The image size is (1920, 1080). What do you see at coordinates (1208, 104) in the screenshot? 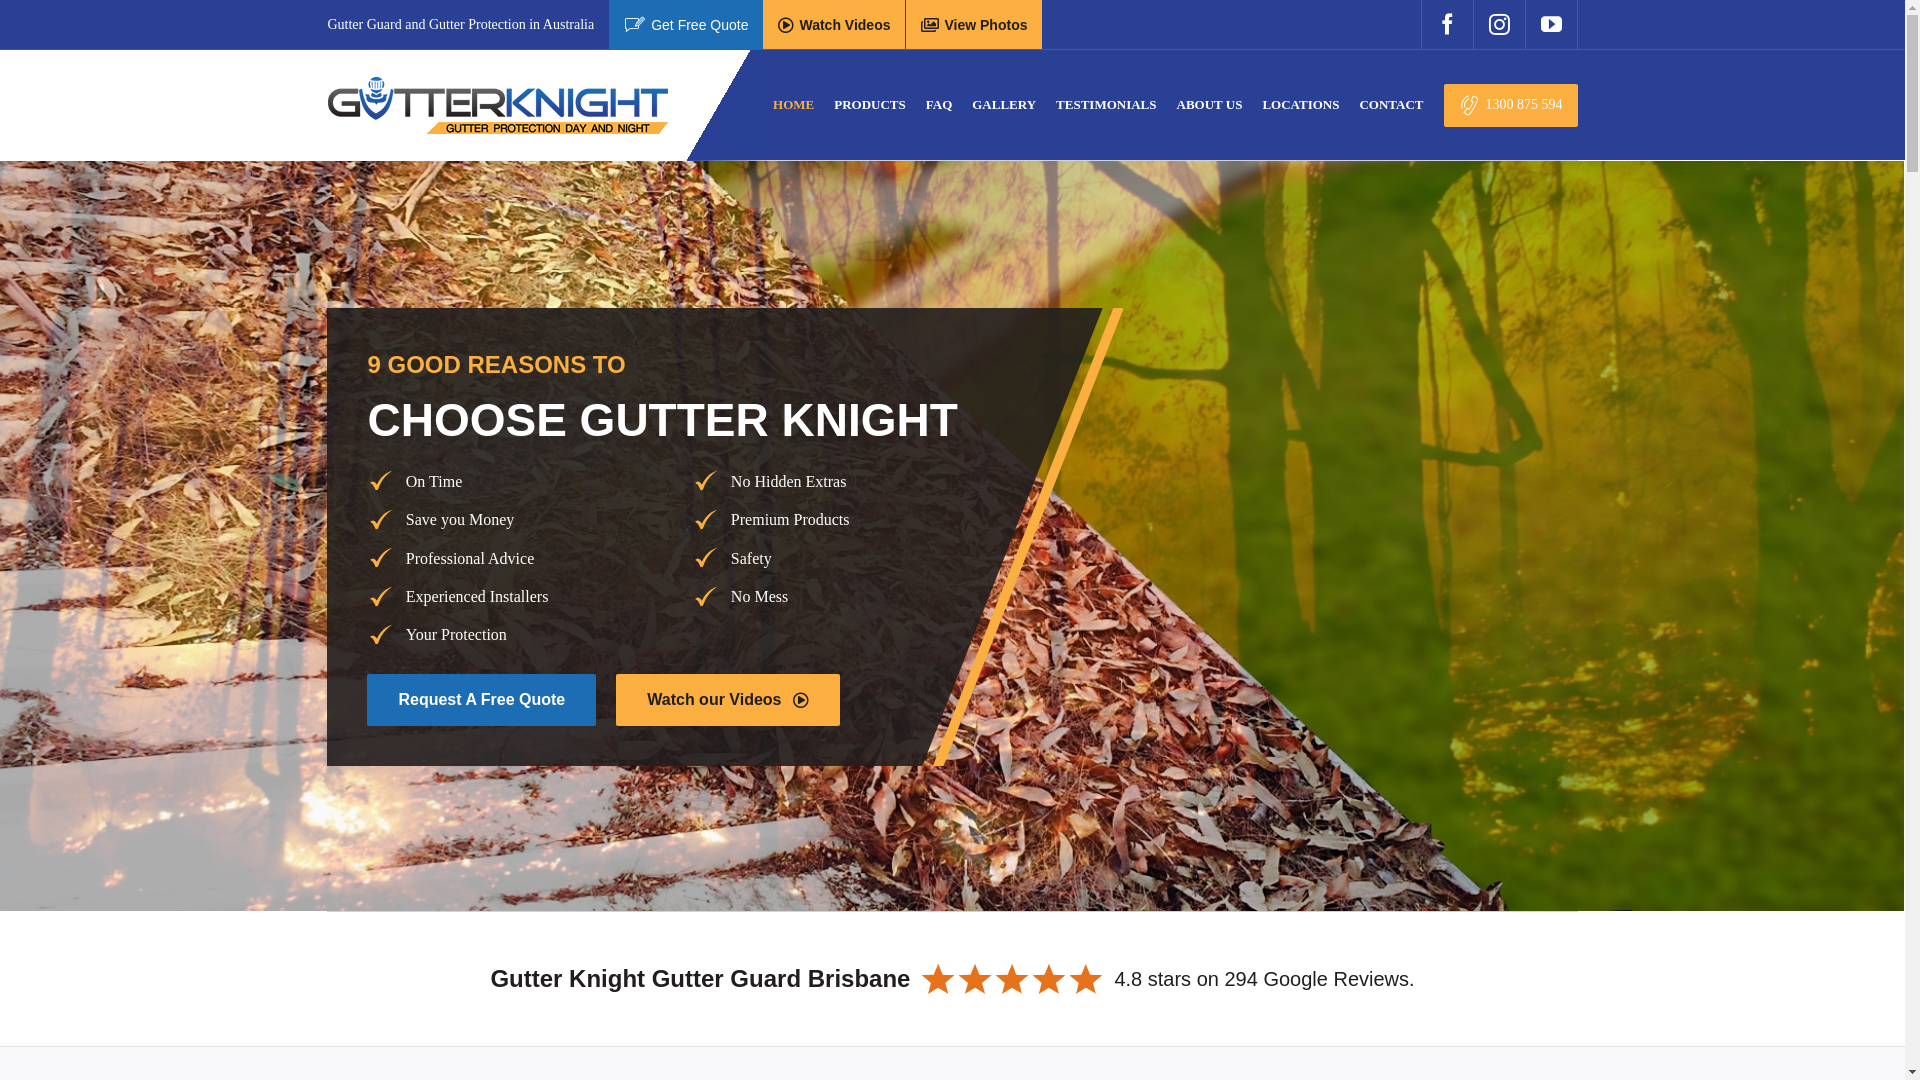
I see `'ABOUT US'` at bounding box center [1208, 104].